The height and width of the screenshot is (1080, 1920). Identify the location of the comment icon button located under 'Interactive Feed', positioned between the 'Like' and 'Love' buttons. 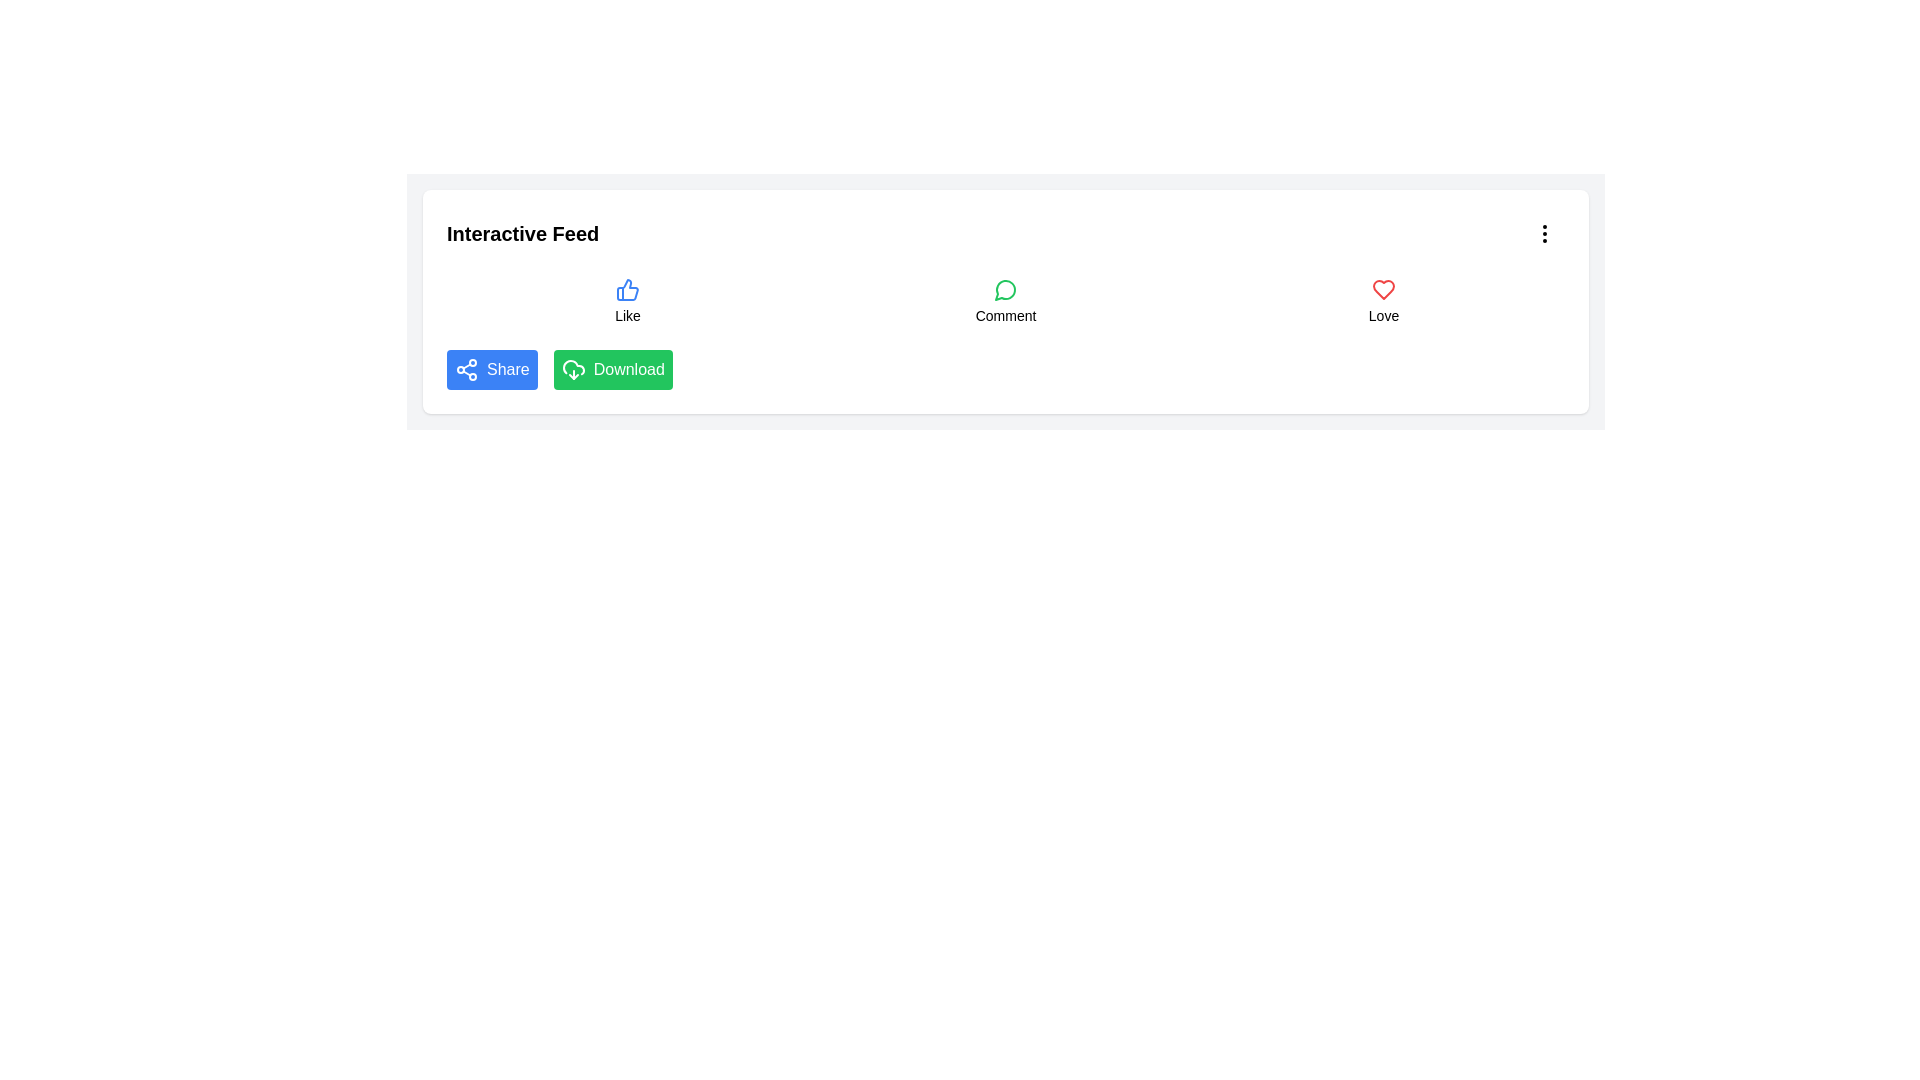
(1005, 290).